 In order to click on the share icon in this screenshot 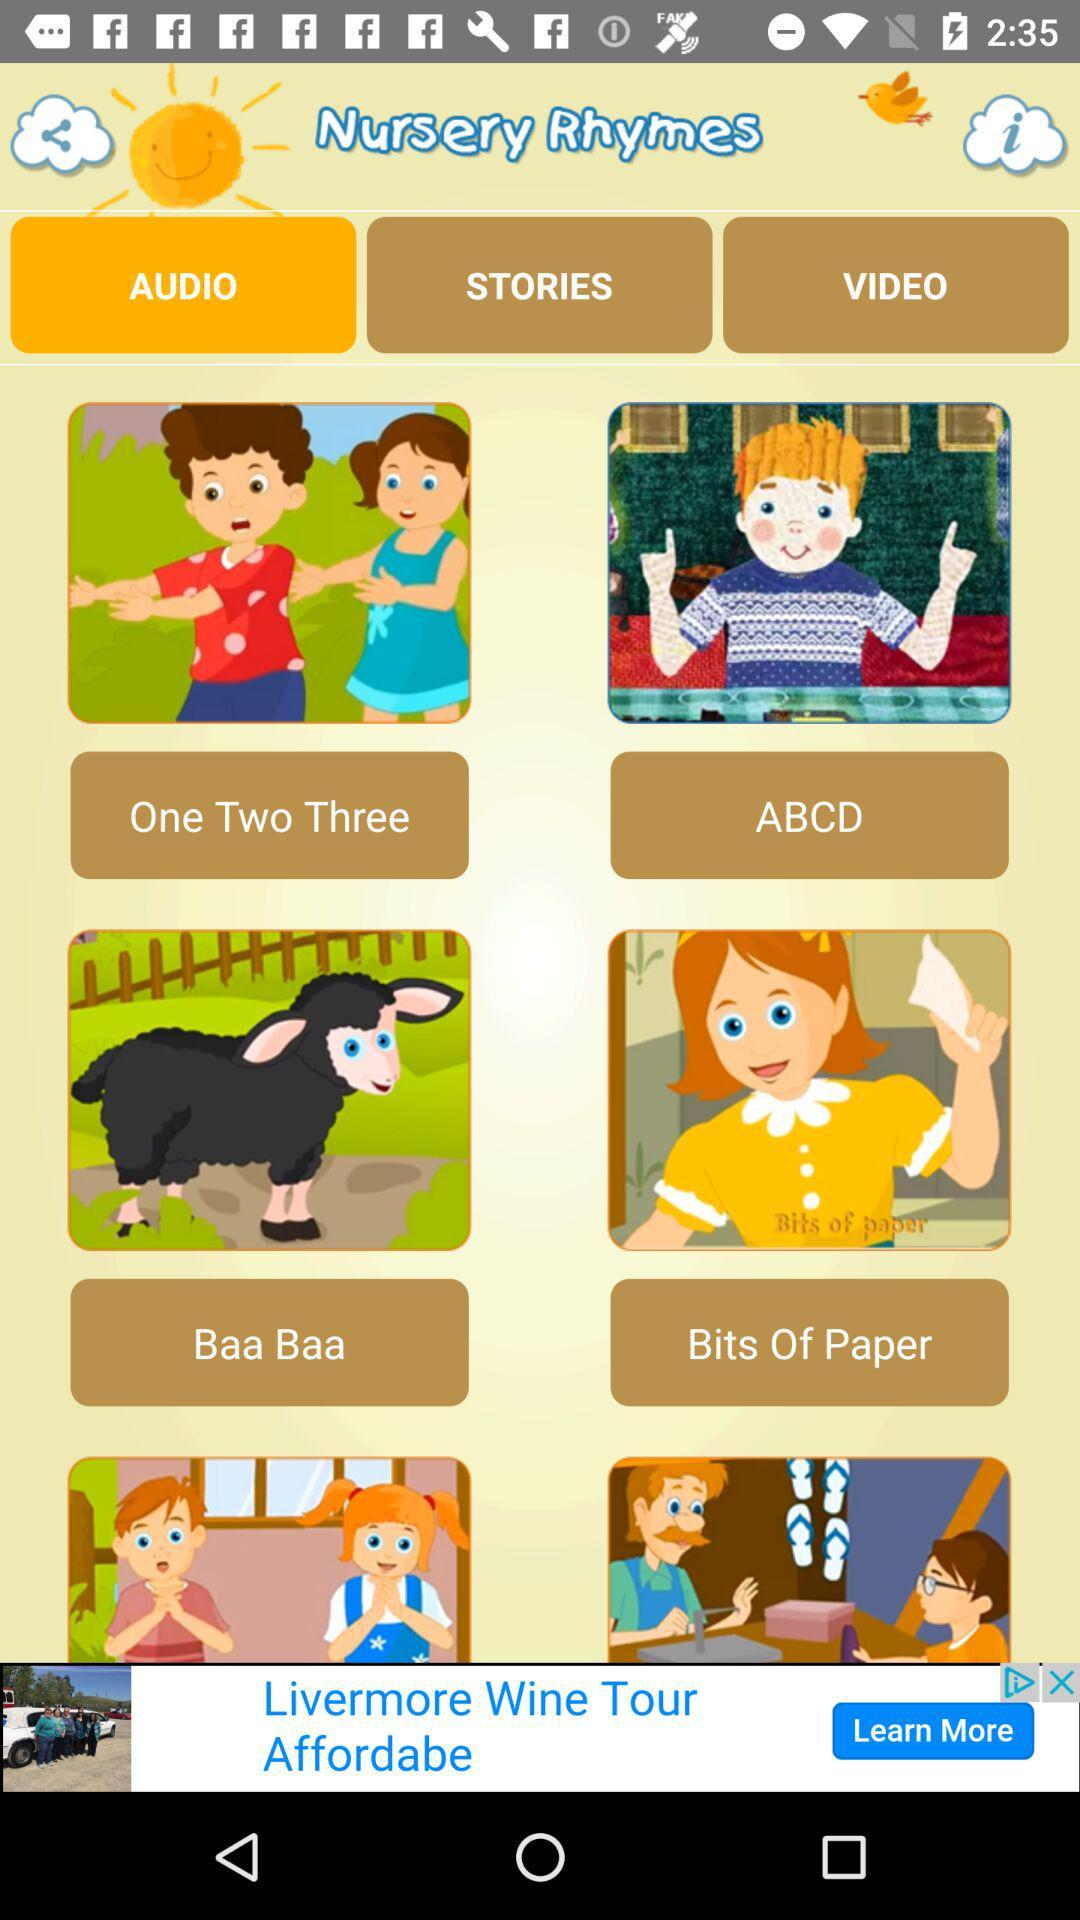, I will do `click(62, 135)`.